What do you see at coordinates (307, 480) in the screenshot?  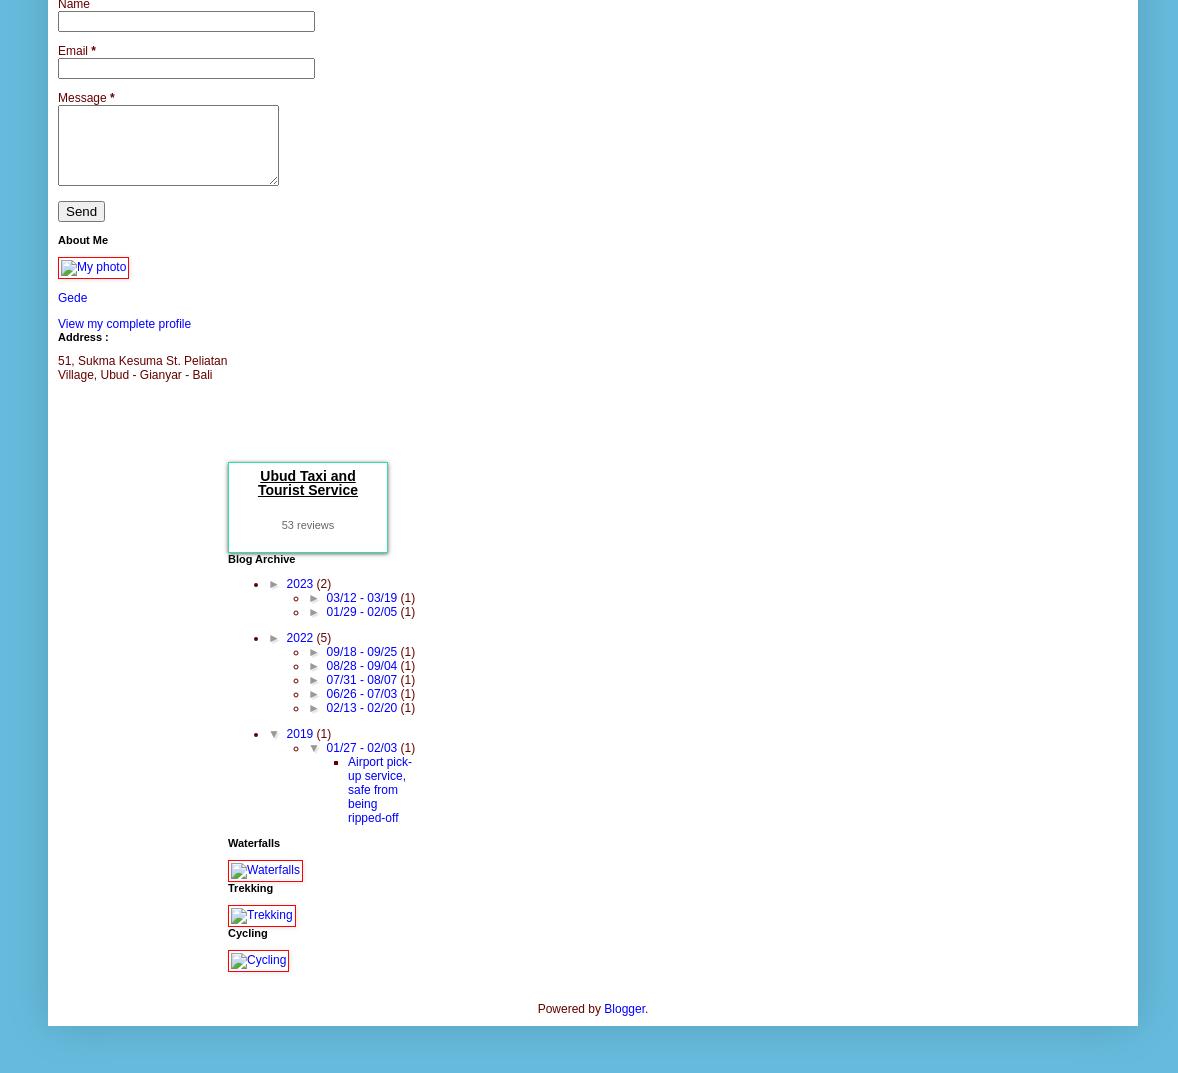 I see `'Ubud Taxi and Tourist Service'` at bounding box center [307, 480].